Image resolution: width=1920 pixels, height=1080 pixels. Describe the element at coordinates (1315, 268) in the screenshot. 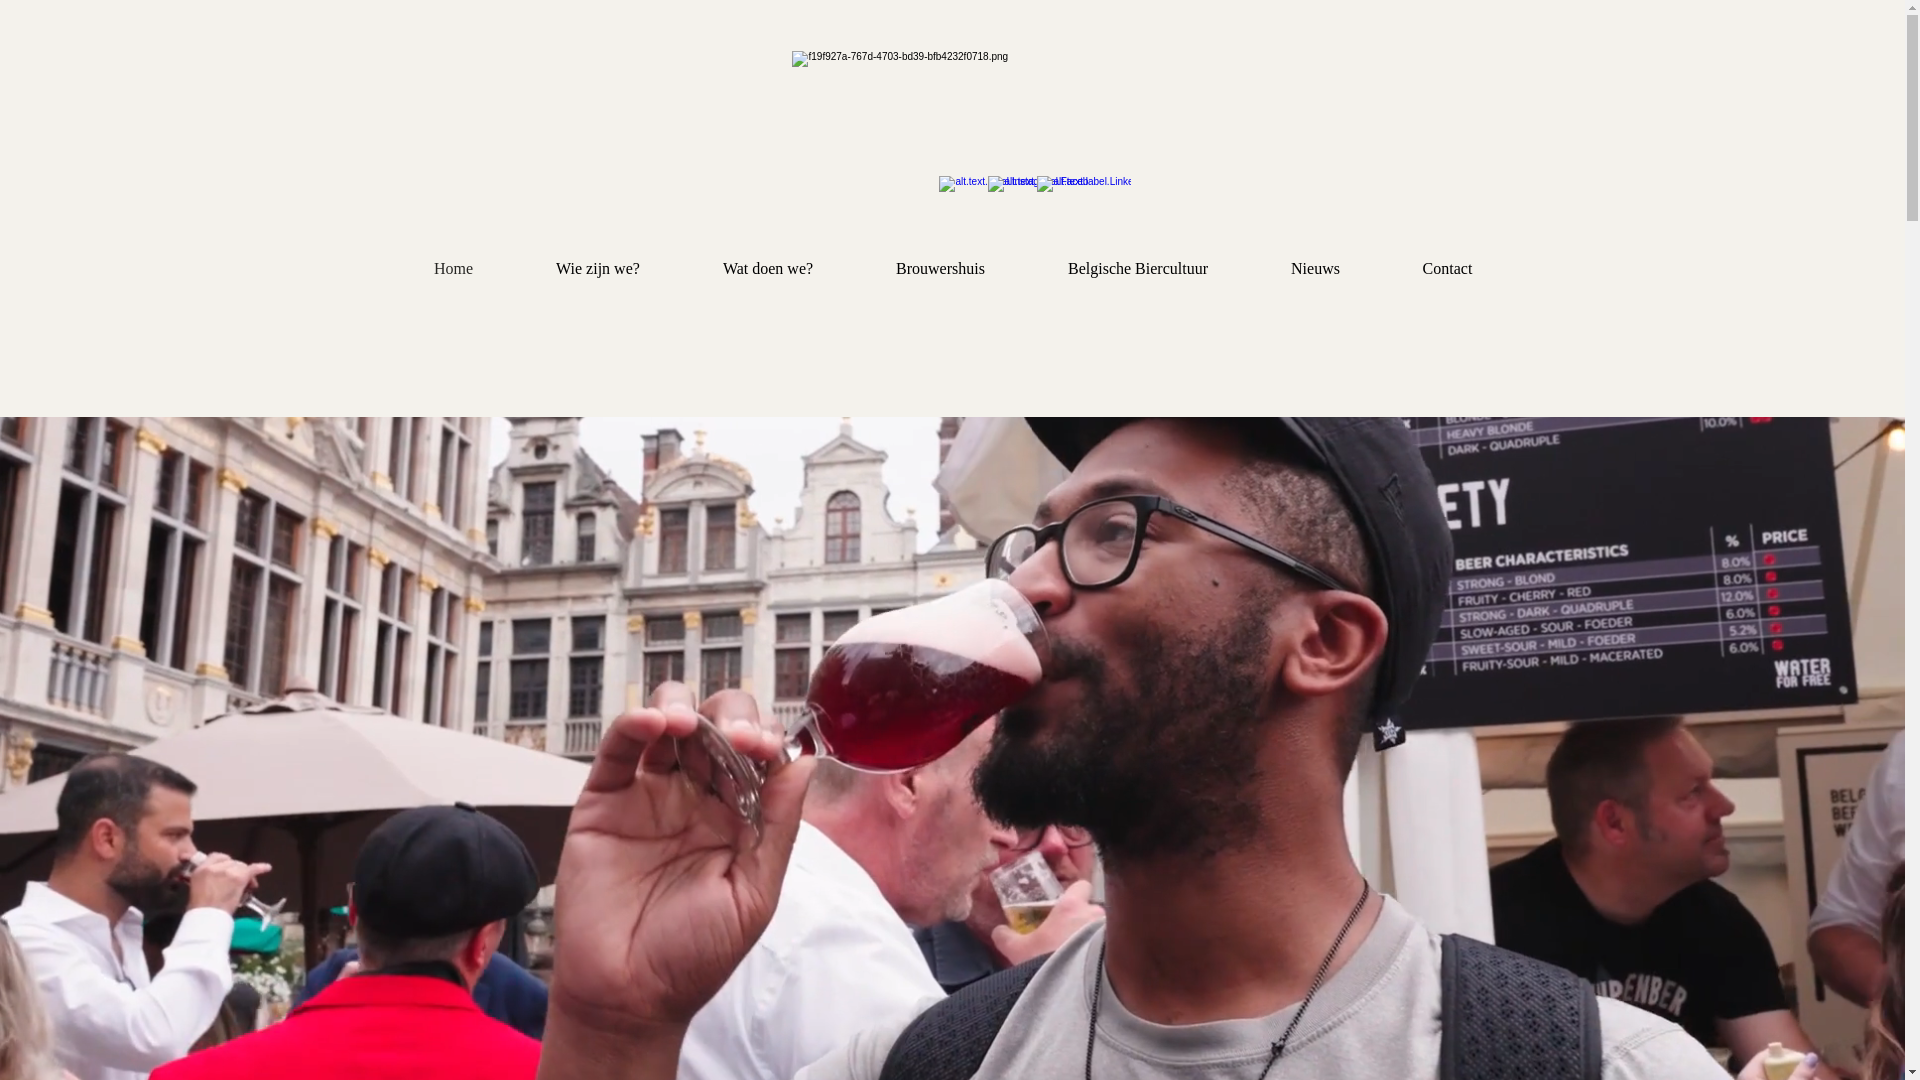

I see `'Nieuws'` at that location.